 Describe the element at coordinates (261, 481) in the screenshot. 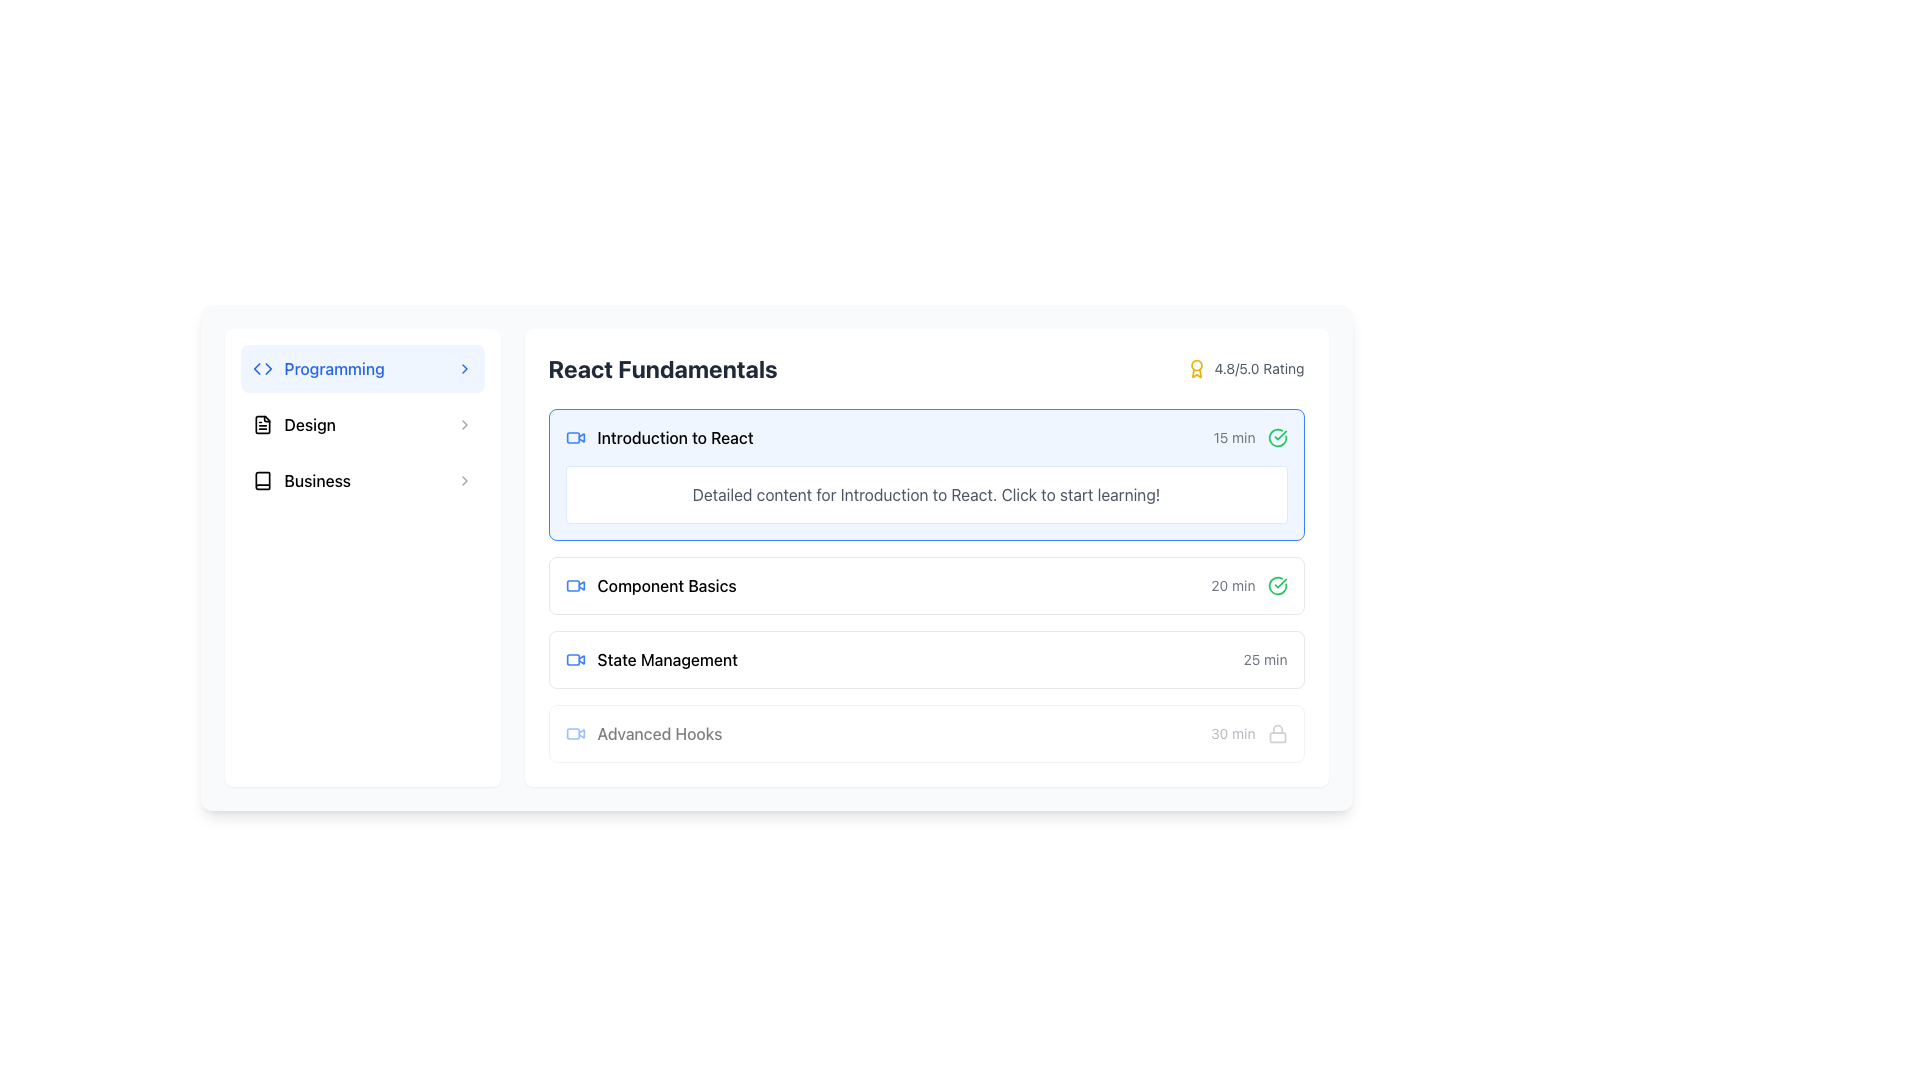

I see `the Icon representing a book in the 'Business' menu` at that location.